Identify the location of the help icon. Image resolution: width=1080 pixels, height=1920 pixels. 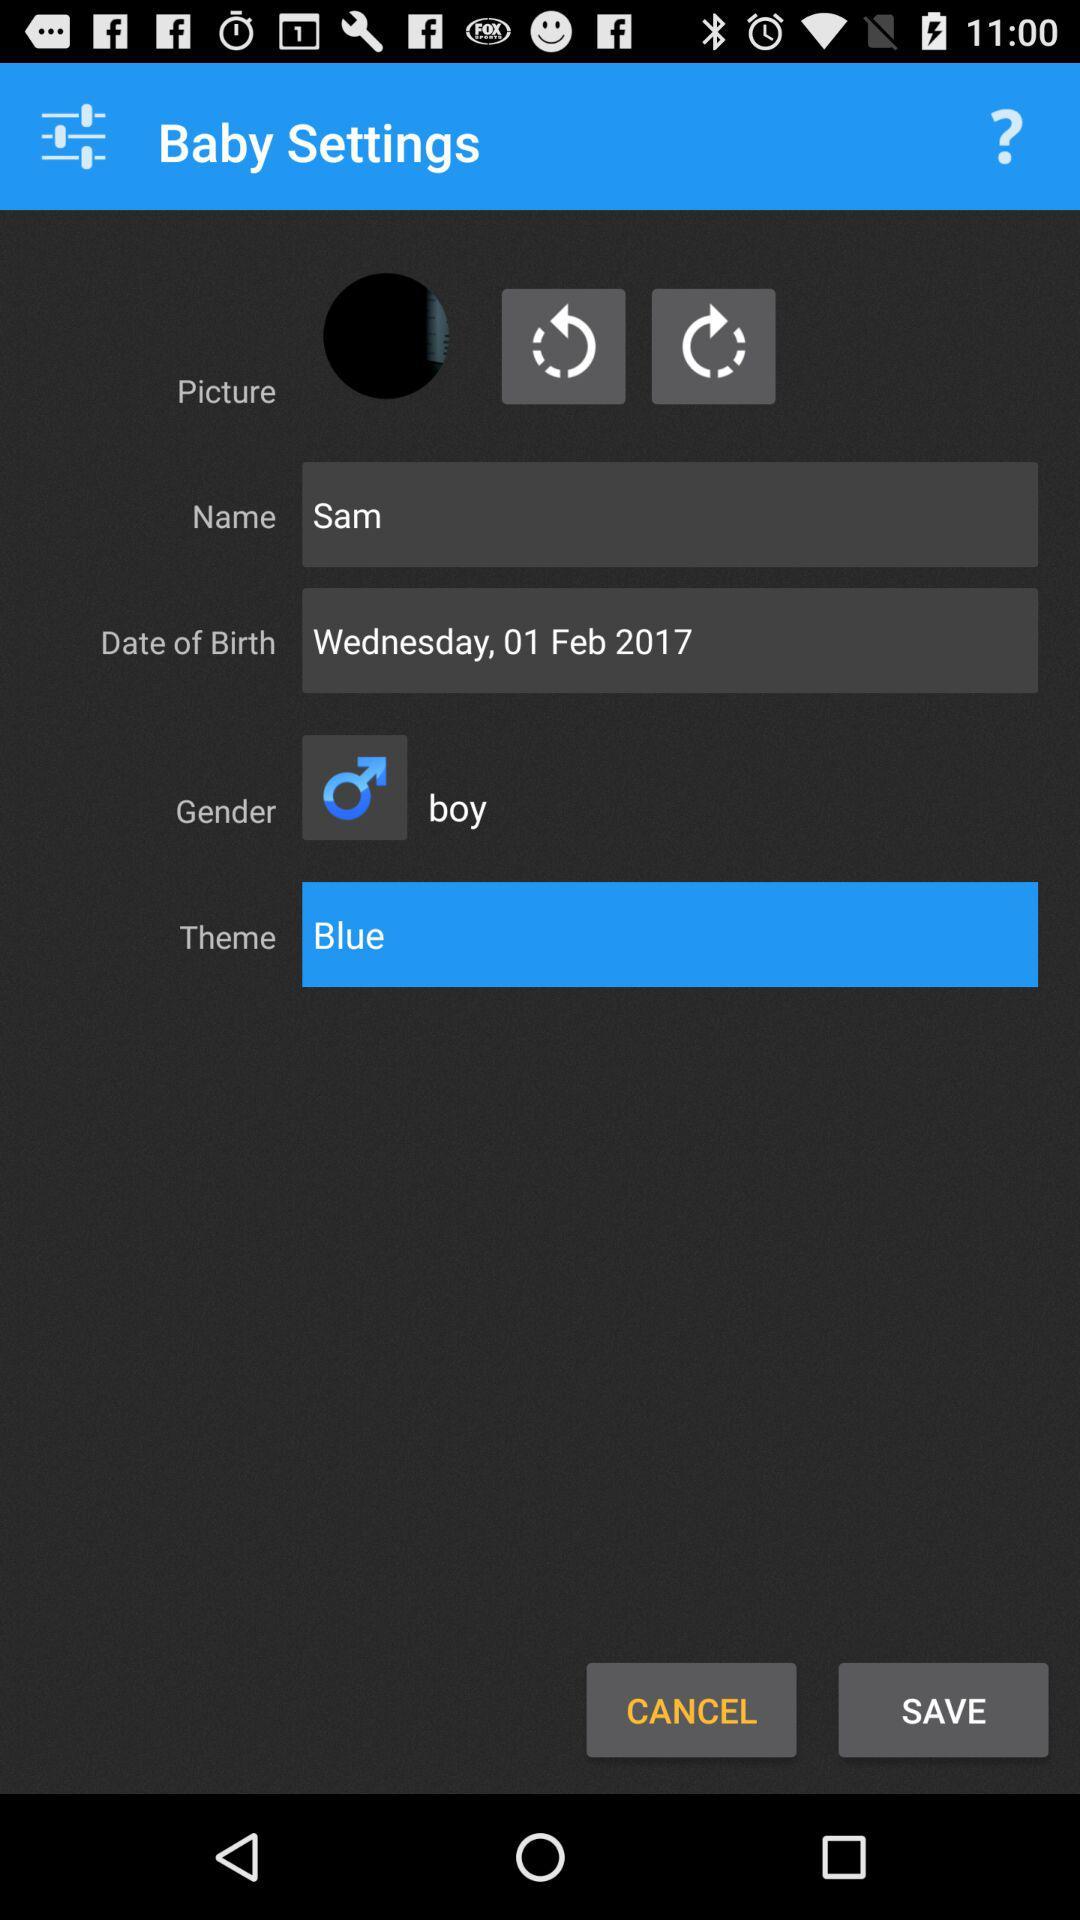
(1006, 145).